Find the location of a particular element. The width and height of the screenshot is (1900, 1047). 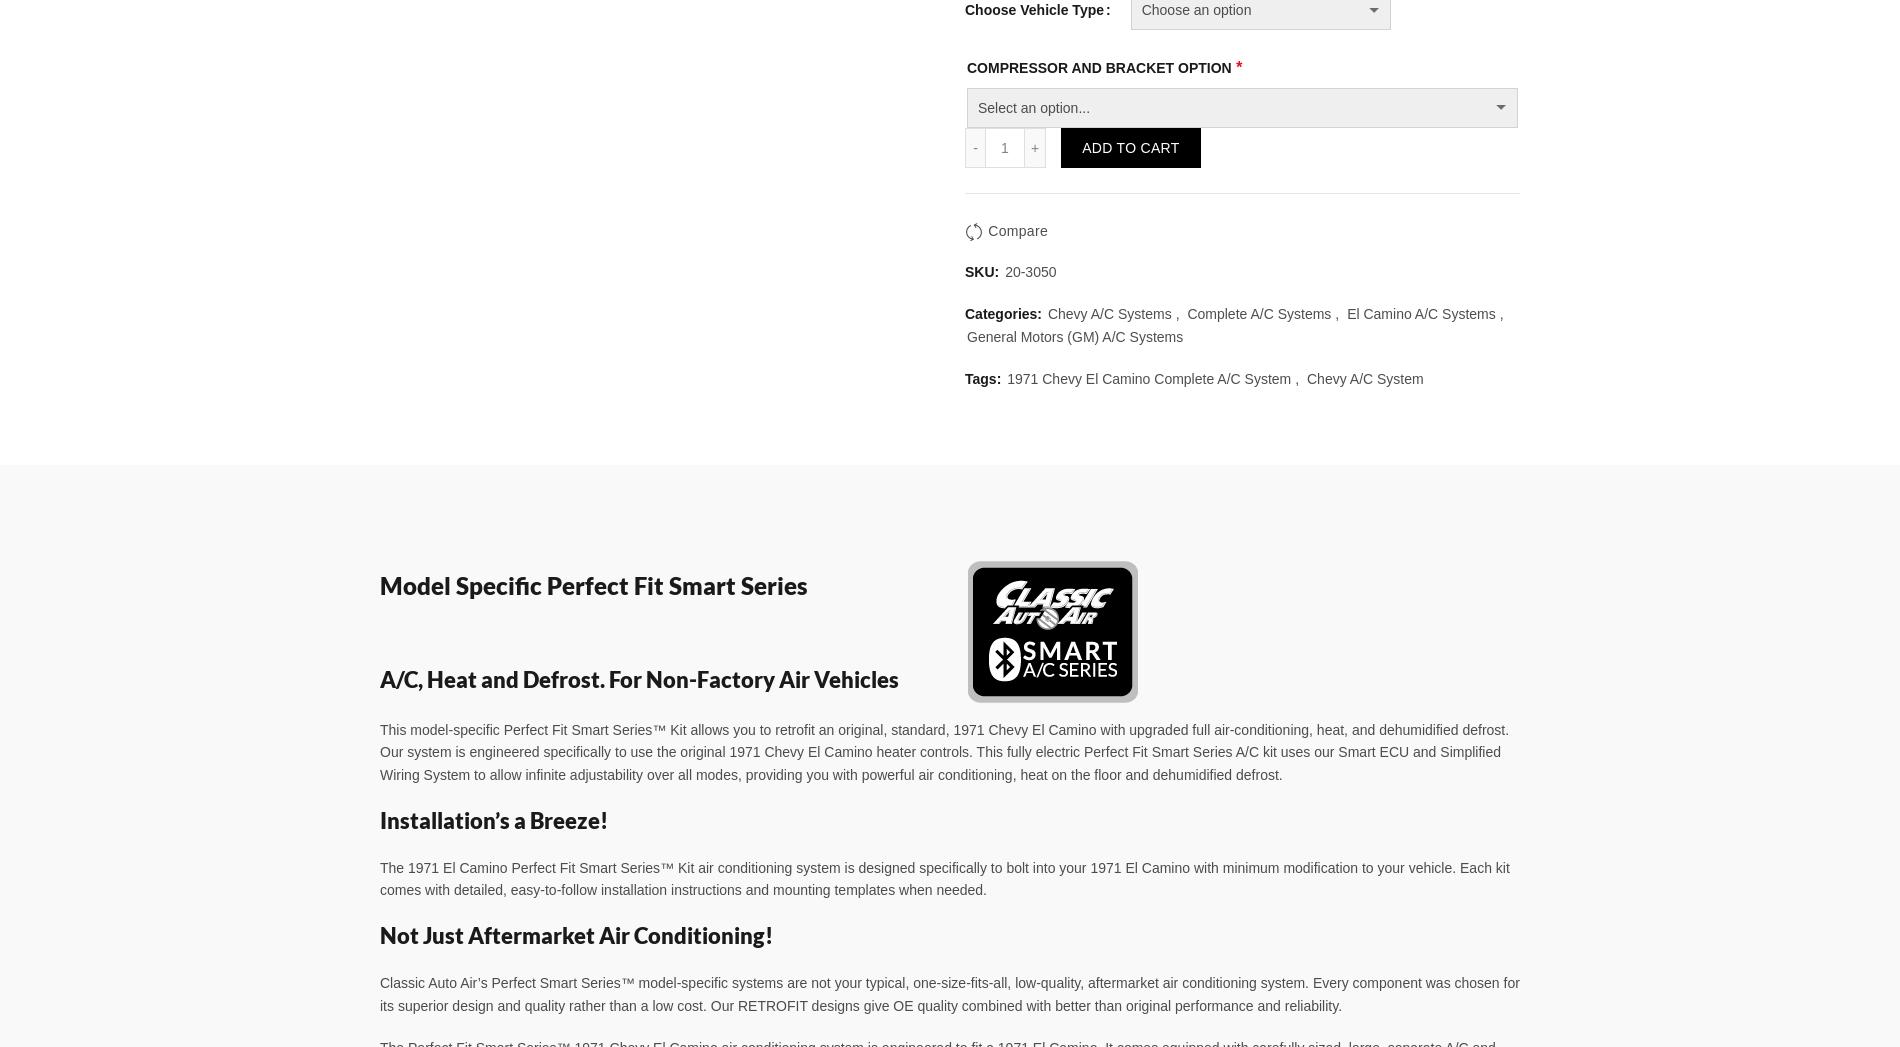

'Model Specific' is located at coordinates (462, 583).